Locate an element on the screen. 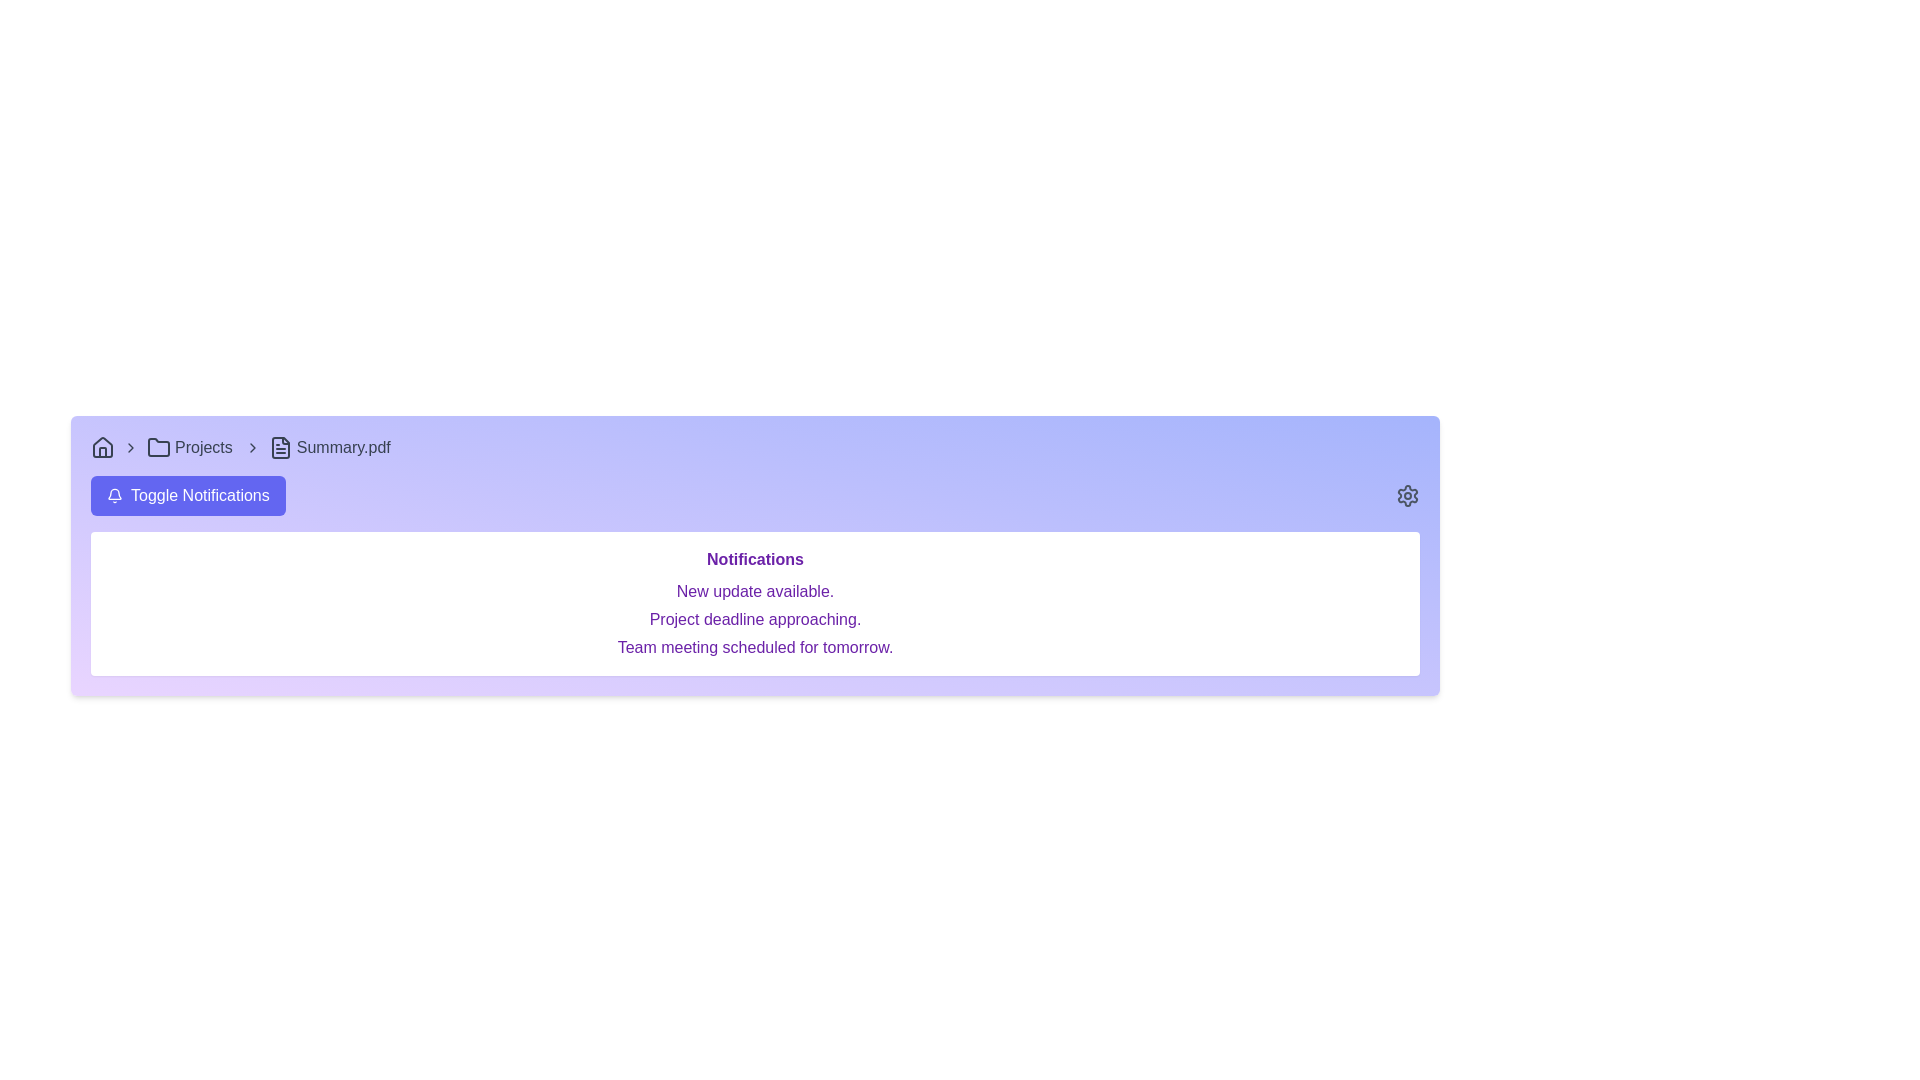 The image size is (1920, 1080). the document icon representing 'Summary.pdf' in the breadcrumb navigation by clicking on it is located at coordinates (279, 446).